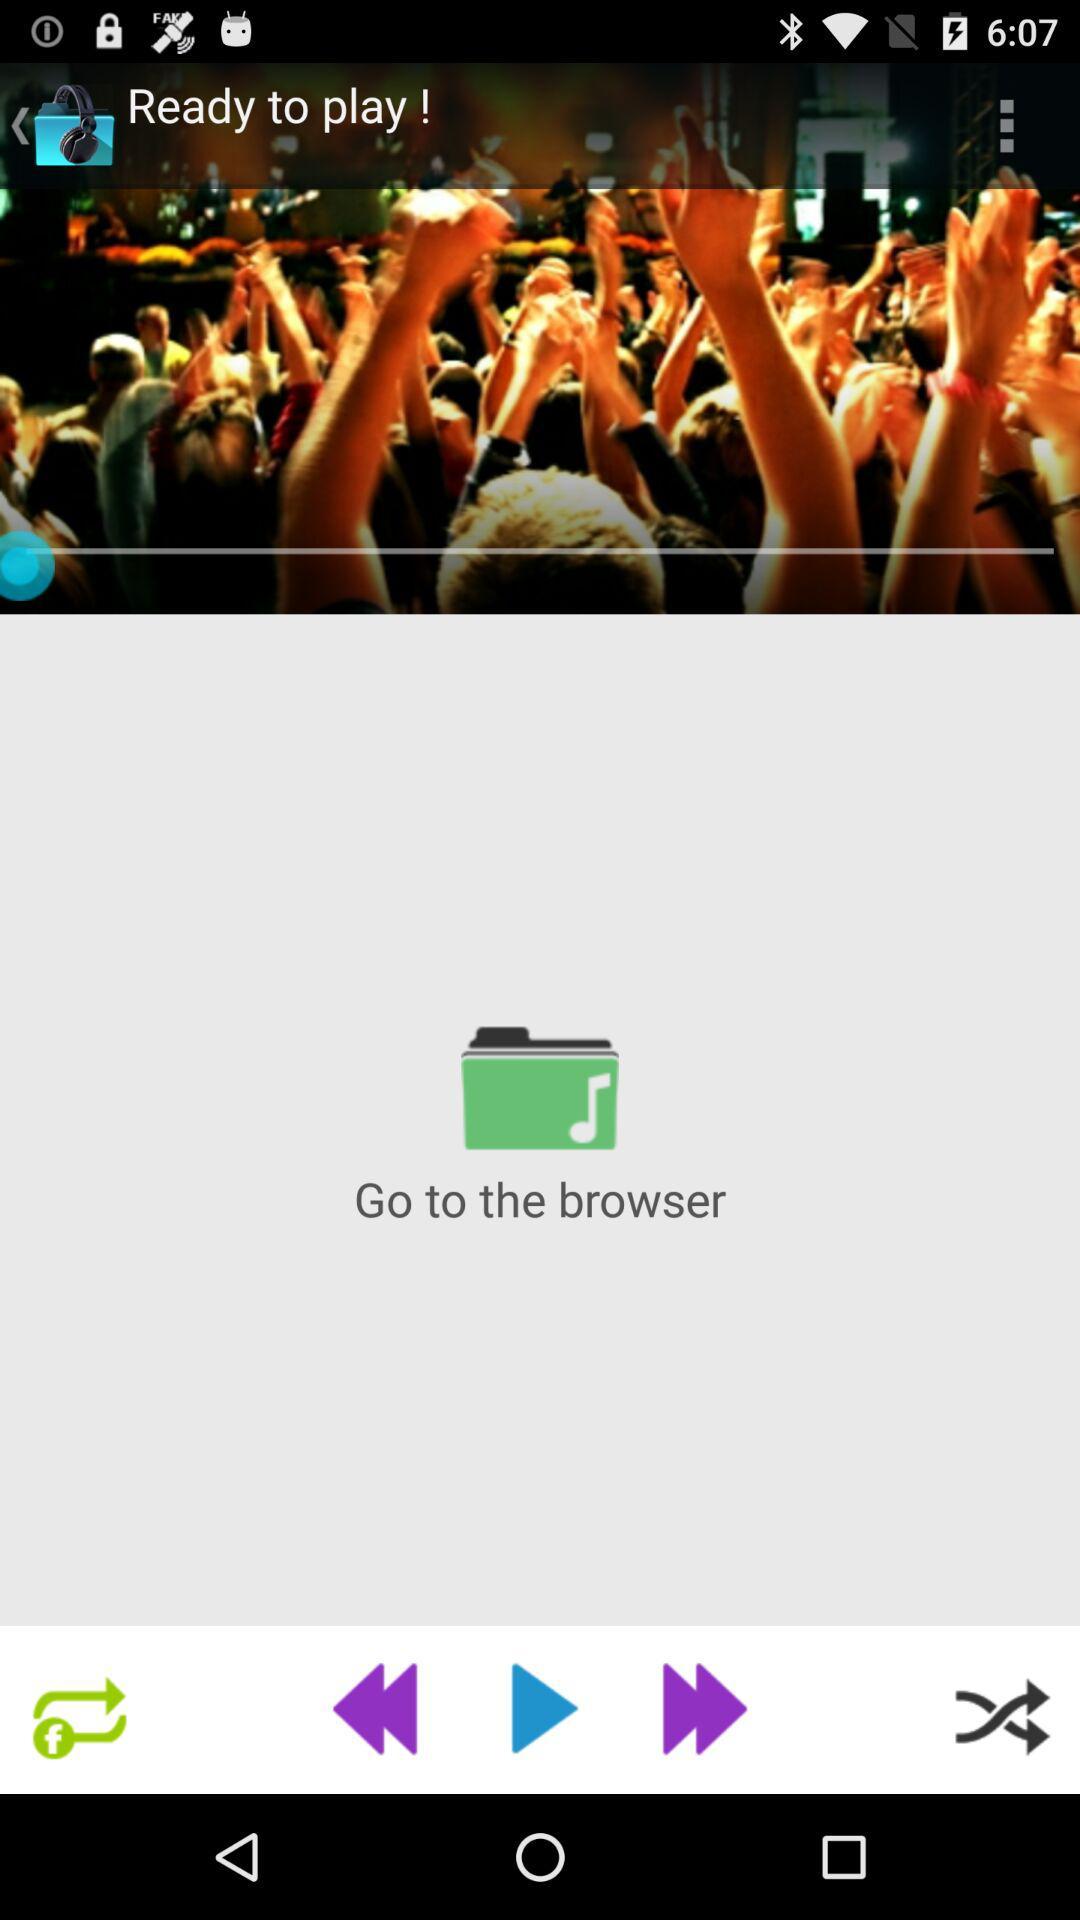  What do you see at coordinates (696, 1830) in the screenshot?
I see `the av_forward icon` at bounding box center [696, 1830].